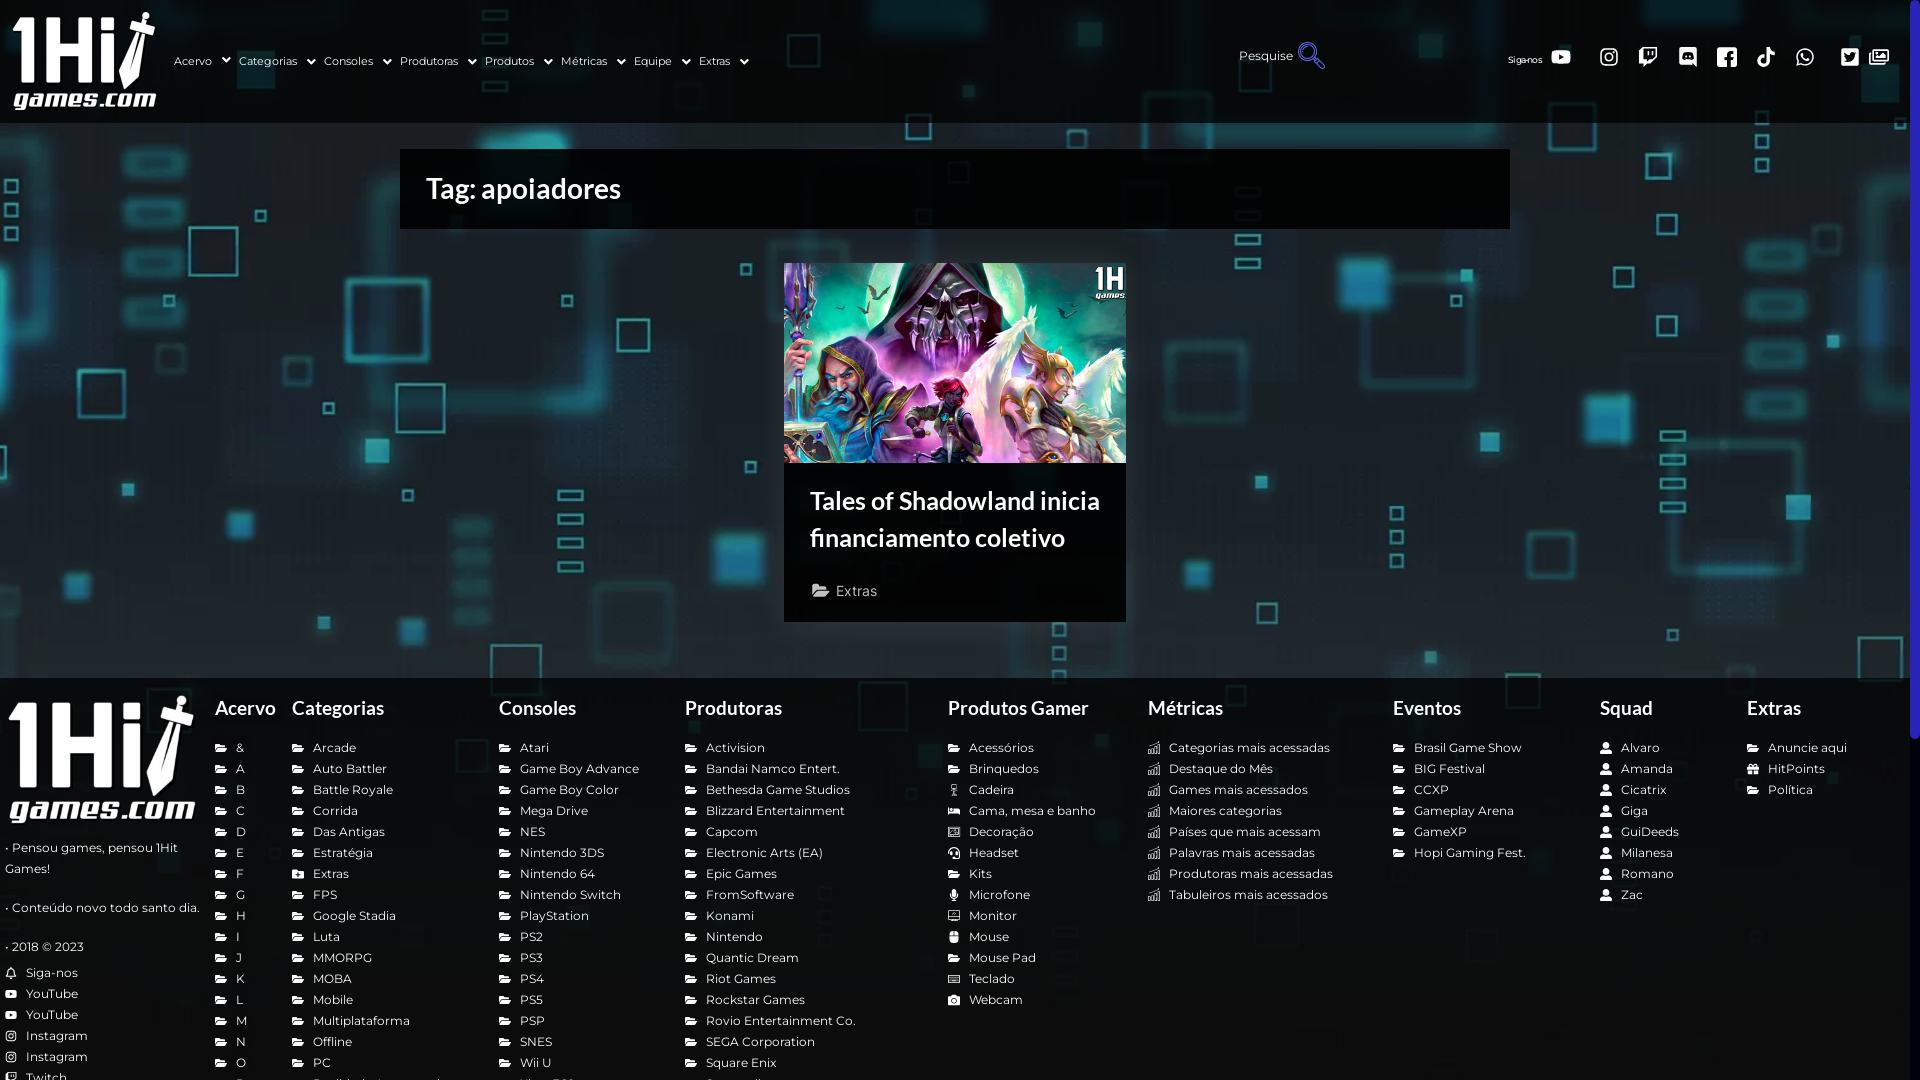  I want to click on 'PS2', so click(580, 936).